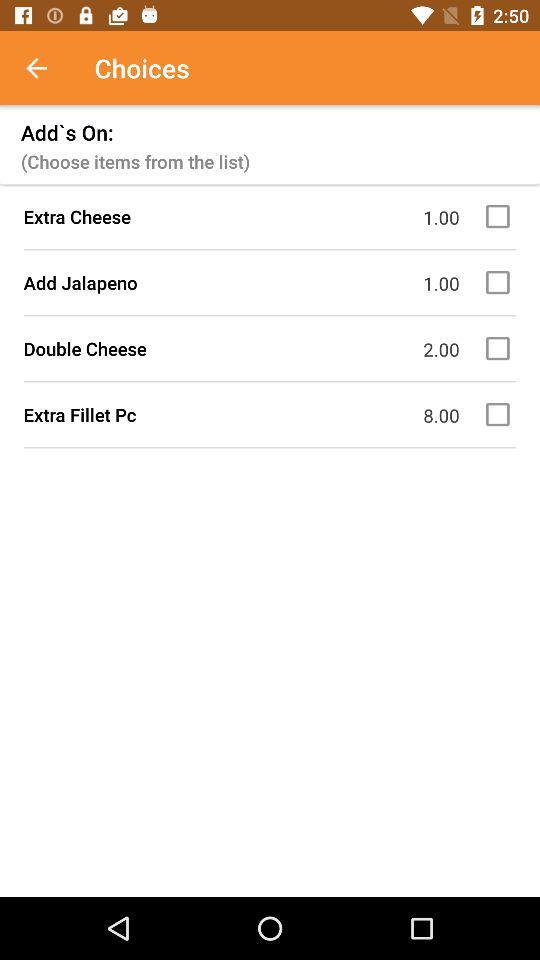  What do you see at coordinates (47, 68) in the screenshot?
I see `go back` at bounding box center [47, 68].